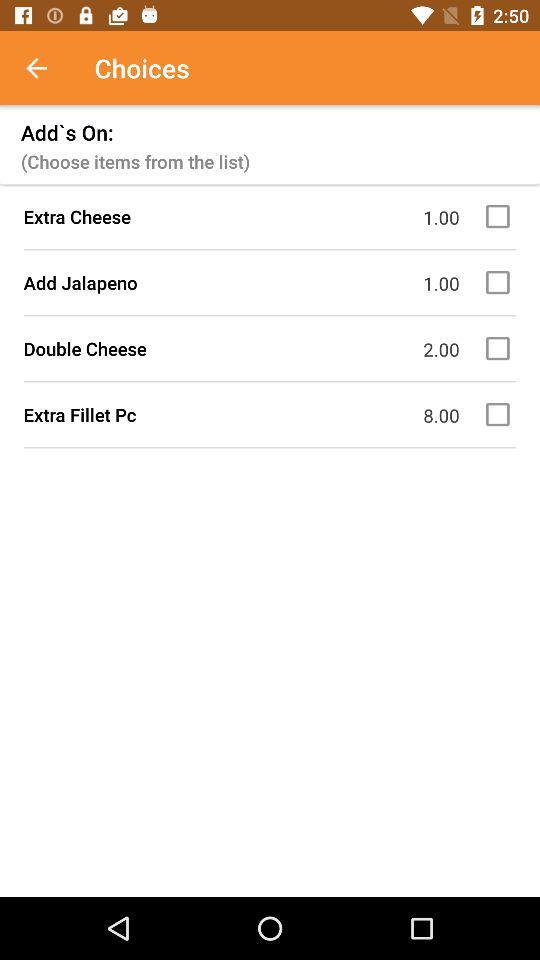  What do you see at coordinates (47, 68) in the screenshot?
I see `go back` at bounding box center [47, 68].